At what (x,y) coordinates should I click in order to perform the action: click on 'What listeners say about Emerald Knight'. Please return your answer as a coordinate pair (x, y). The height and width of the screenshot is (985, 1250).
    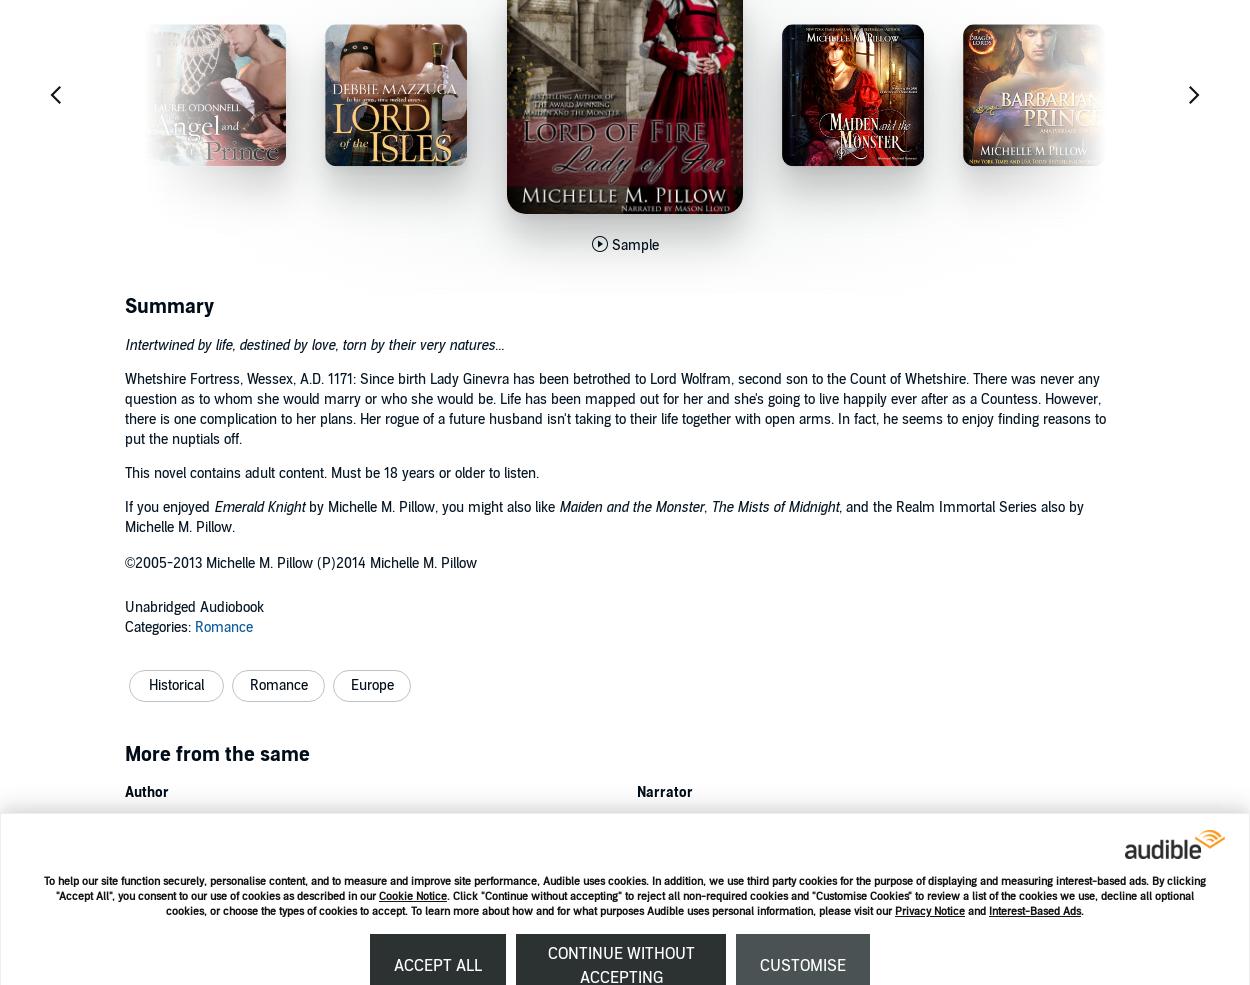
    Looking at the image, I should click on (293, 926).